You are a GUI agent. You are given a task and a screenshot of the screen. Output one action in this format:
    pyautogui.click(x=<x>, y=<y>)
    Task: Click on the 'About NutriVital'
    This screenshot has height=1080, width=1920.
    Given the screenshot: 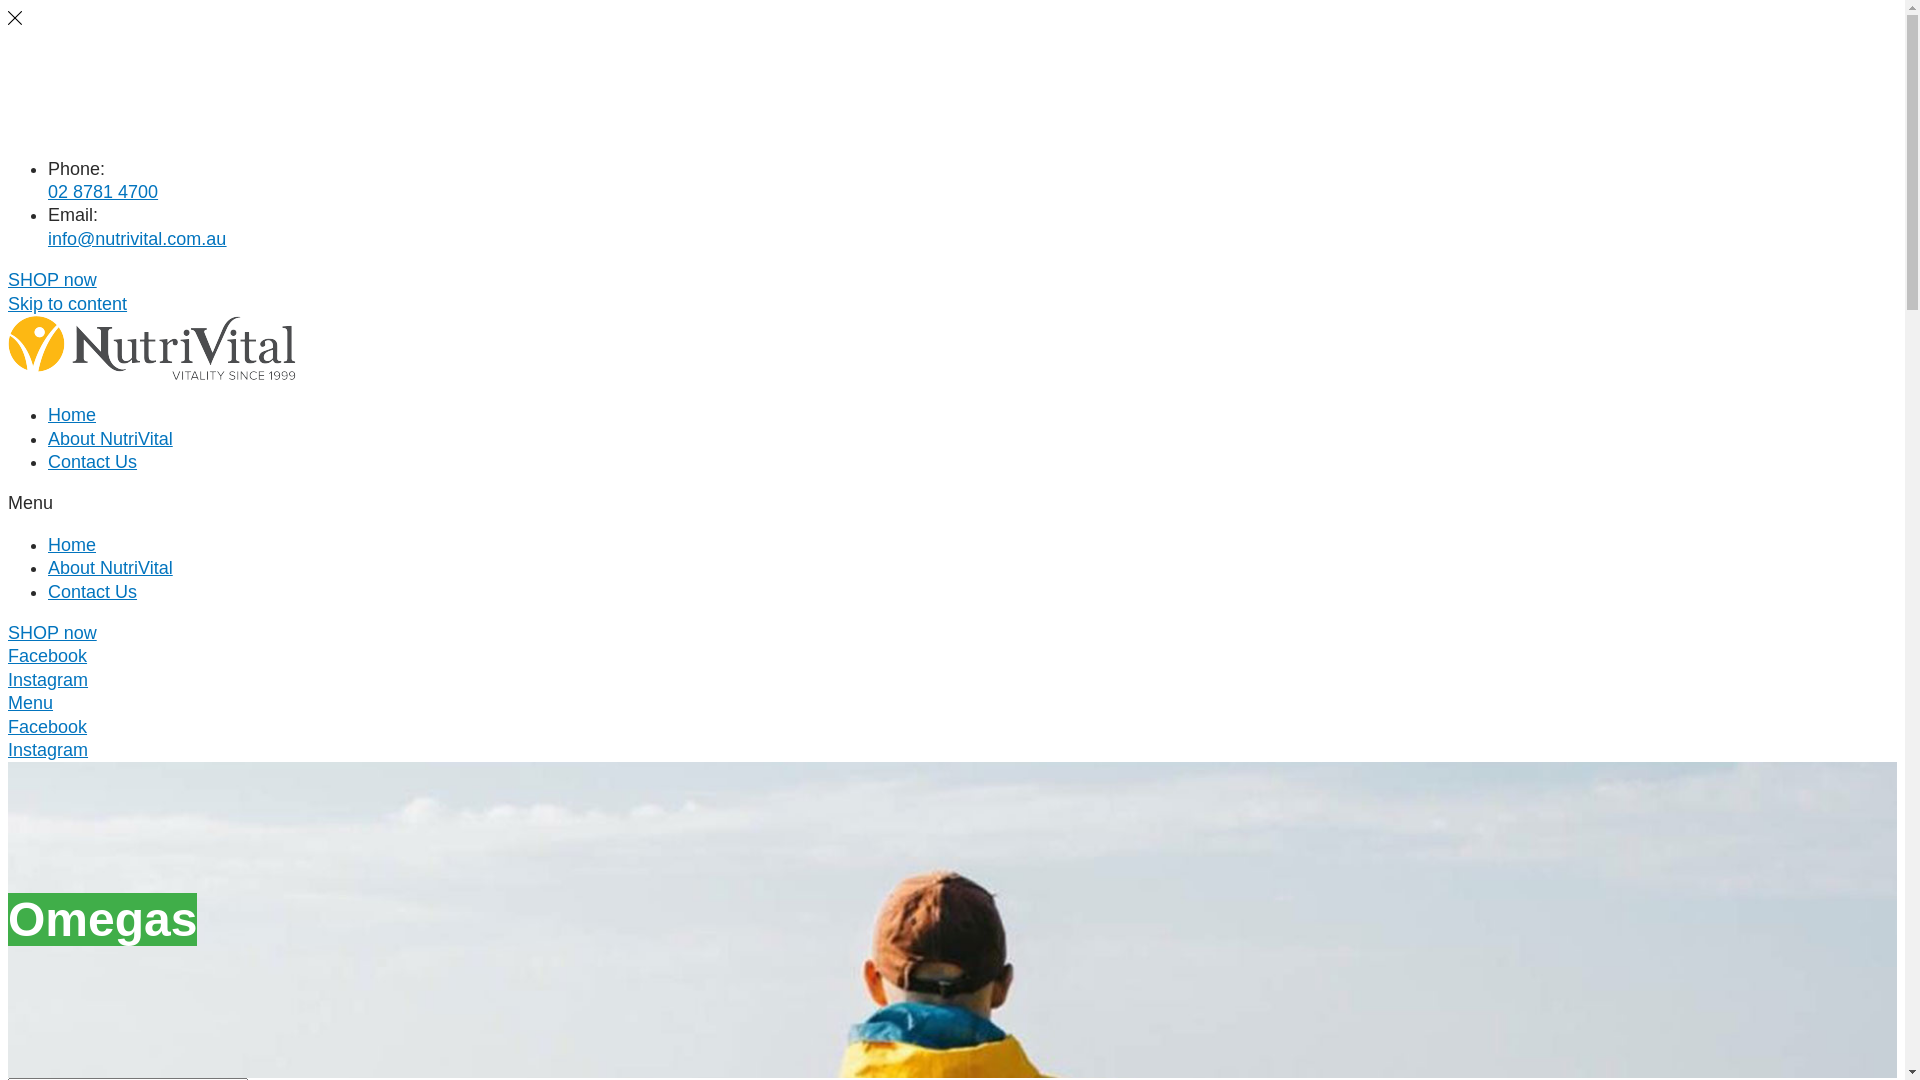 What is the action you would take?
    pyautogui.click(x=109, y=567)
    